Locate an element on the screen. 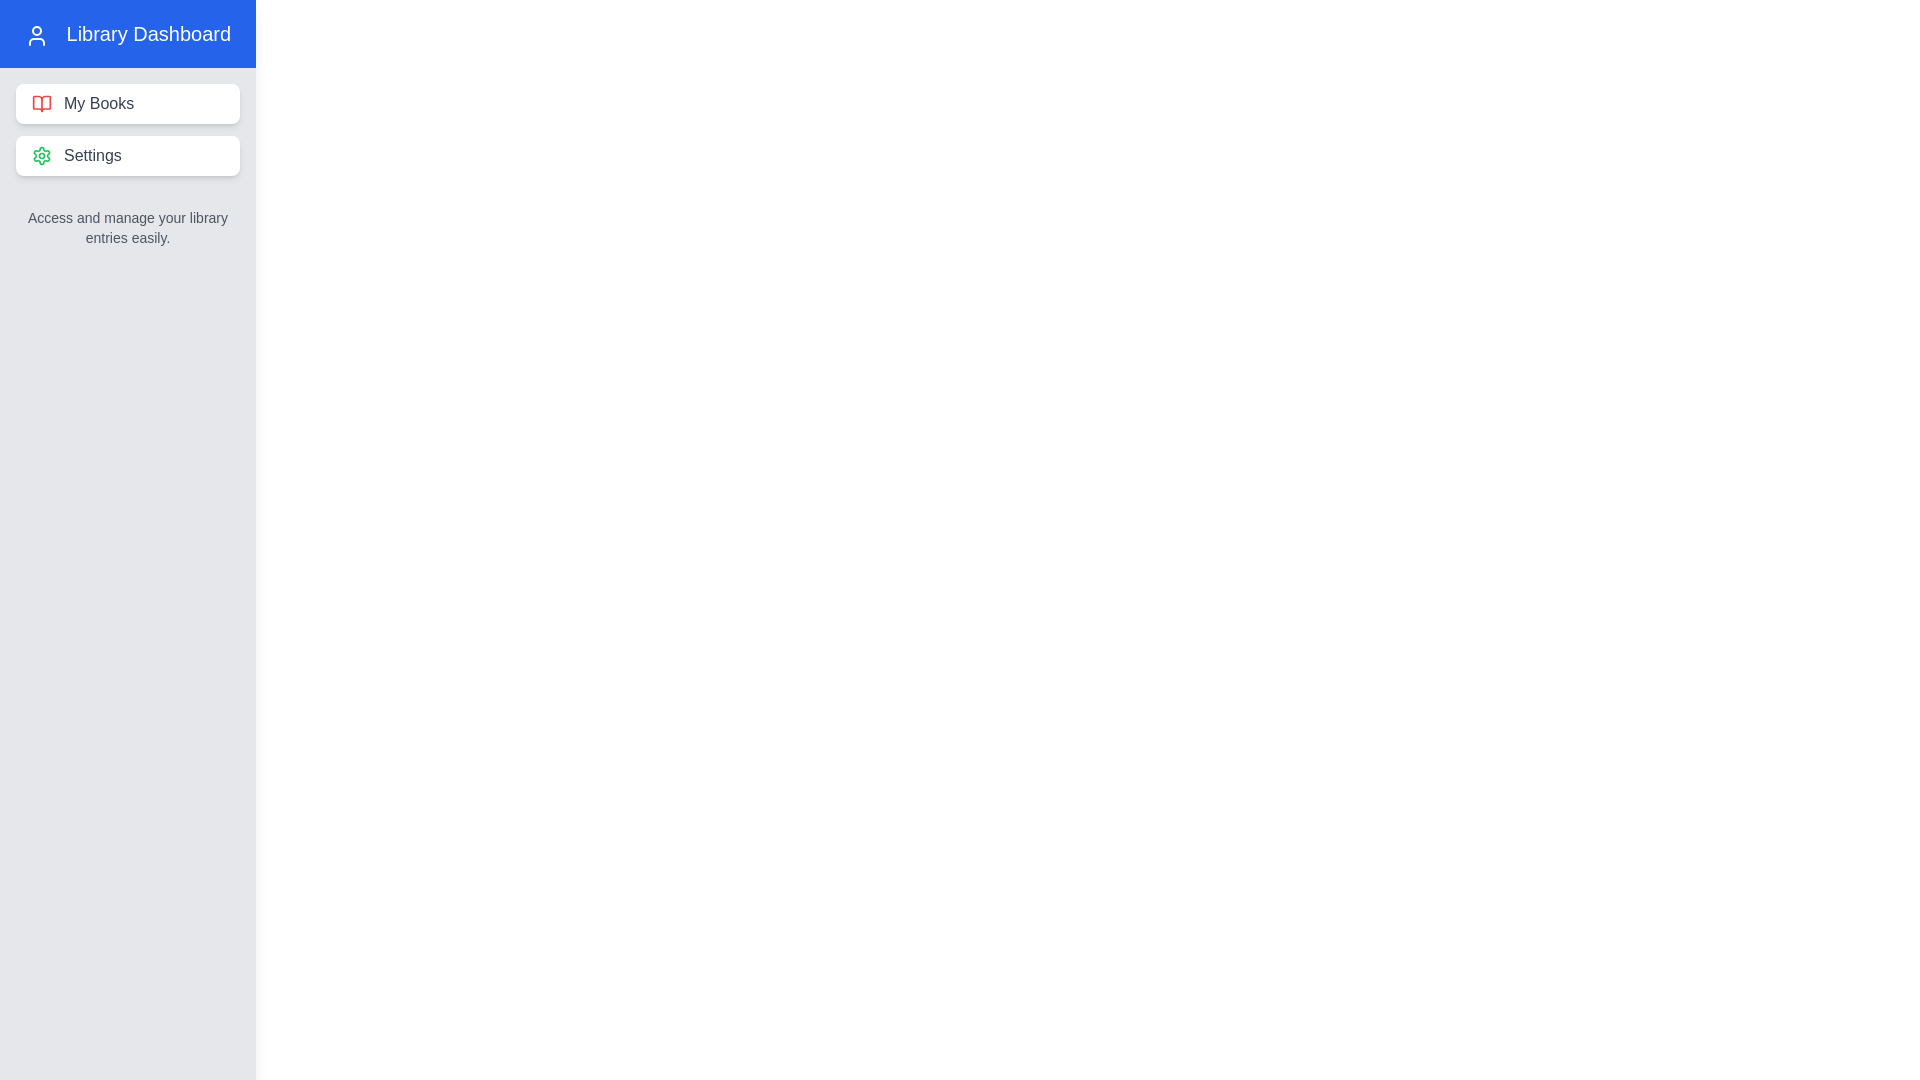  the Library button to toggle the drawer is located at coordinates (52, 49).